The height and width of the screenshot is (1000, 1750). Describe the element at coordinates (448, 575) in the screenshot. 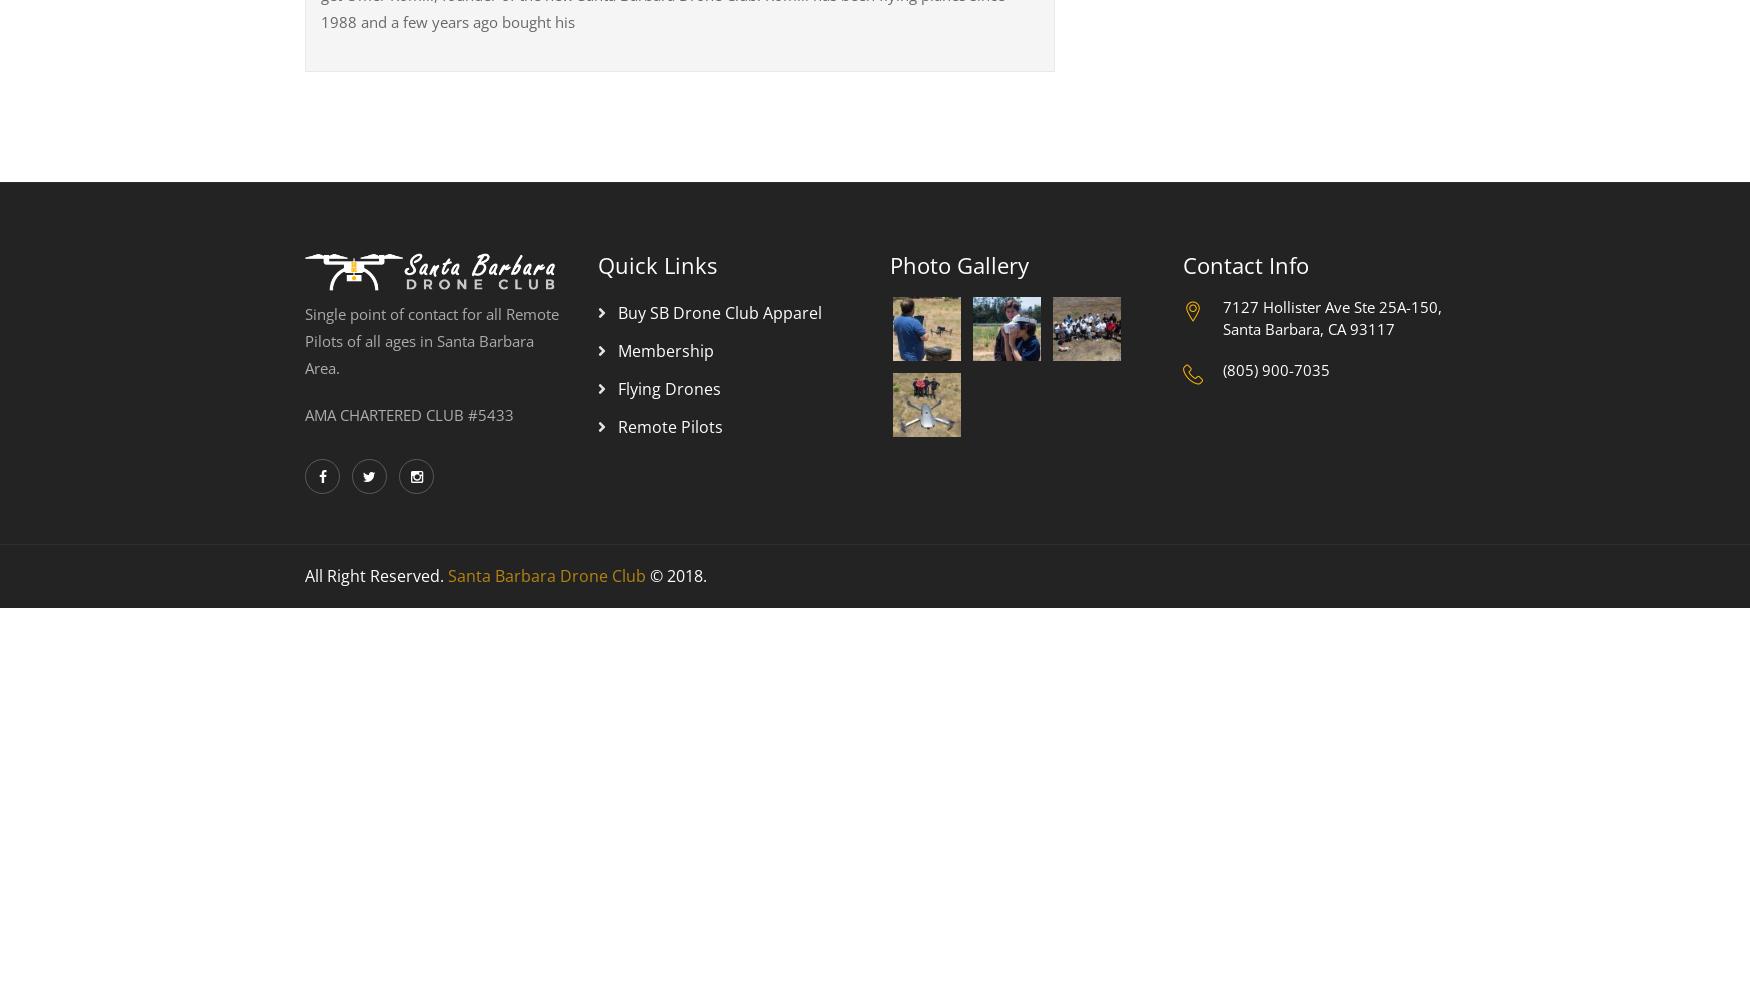

I see `'Santa Barbara Drone Club'` at that location.